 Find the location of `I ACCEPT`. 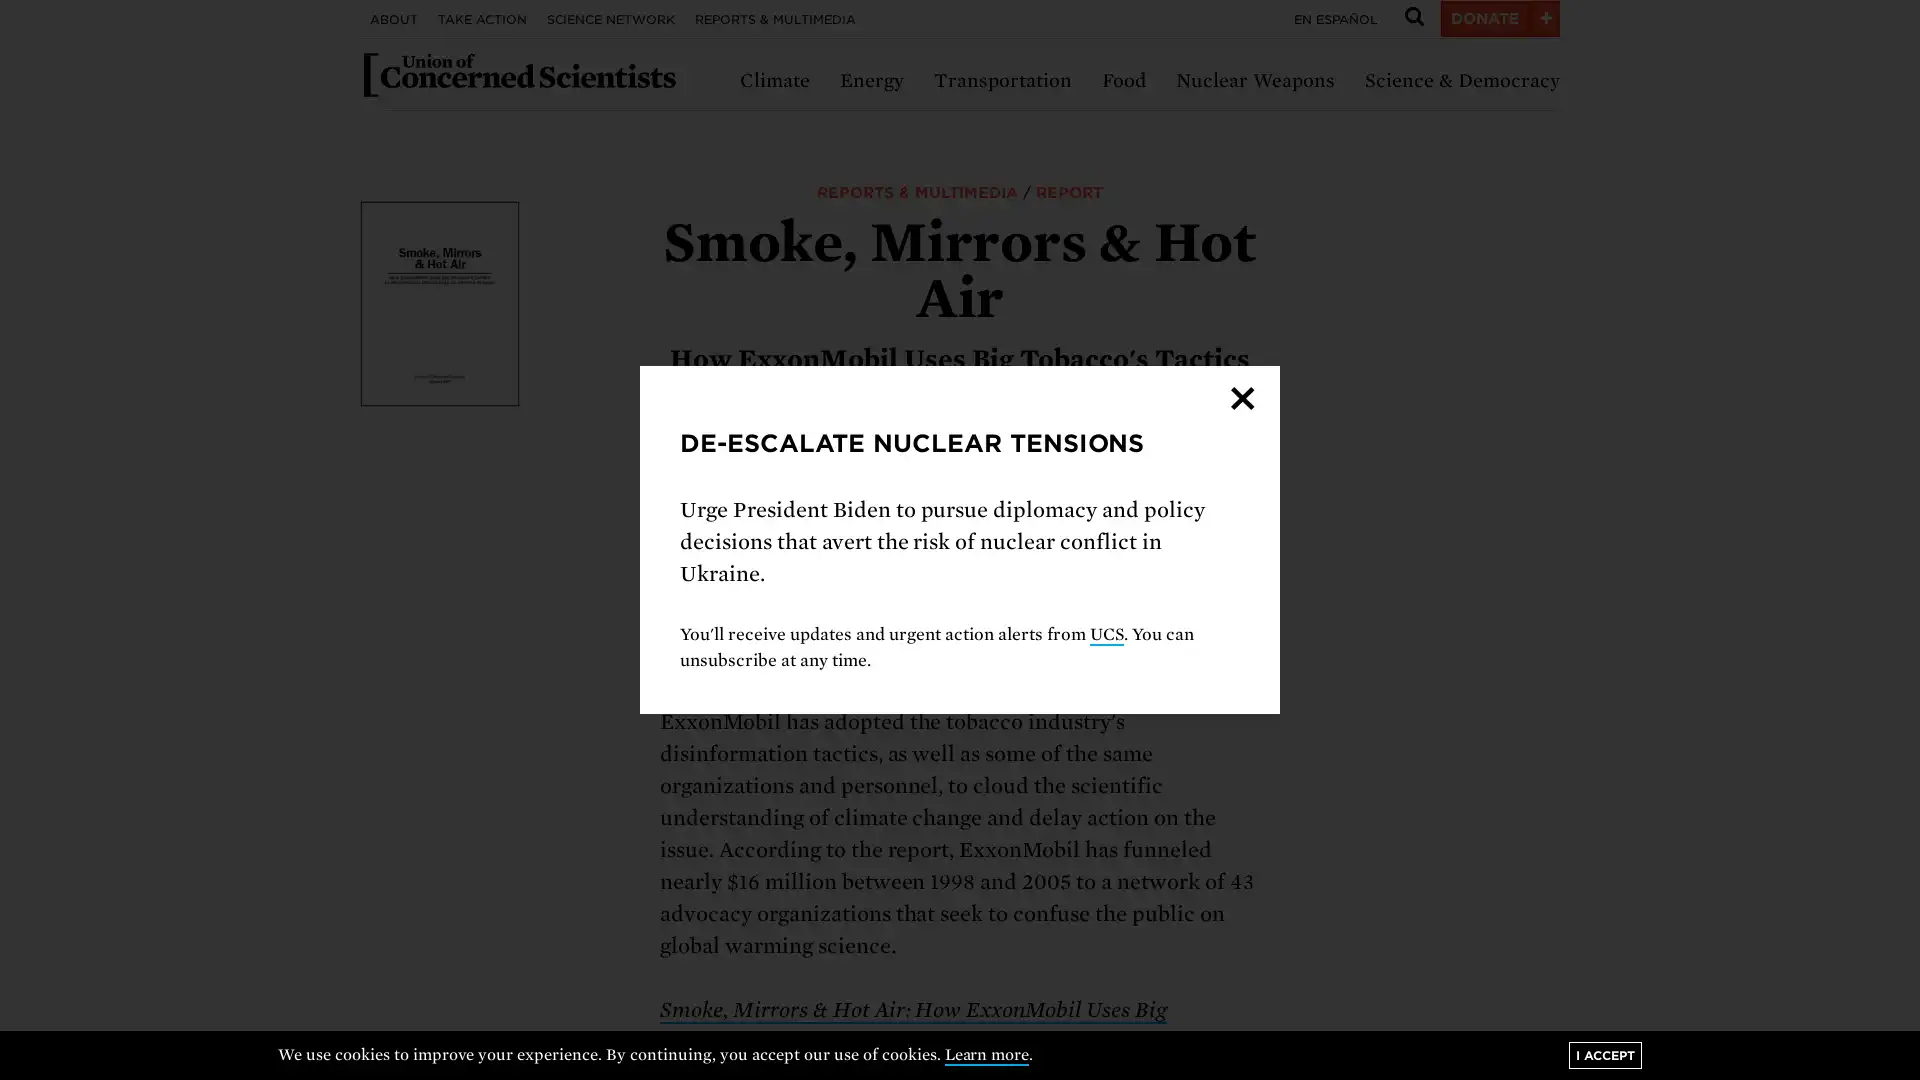

I ACCEPT is located at coordinates (1605, 1054).